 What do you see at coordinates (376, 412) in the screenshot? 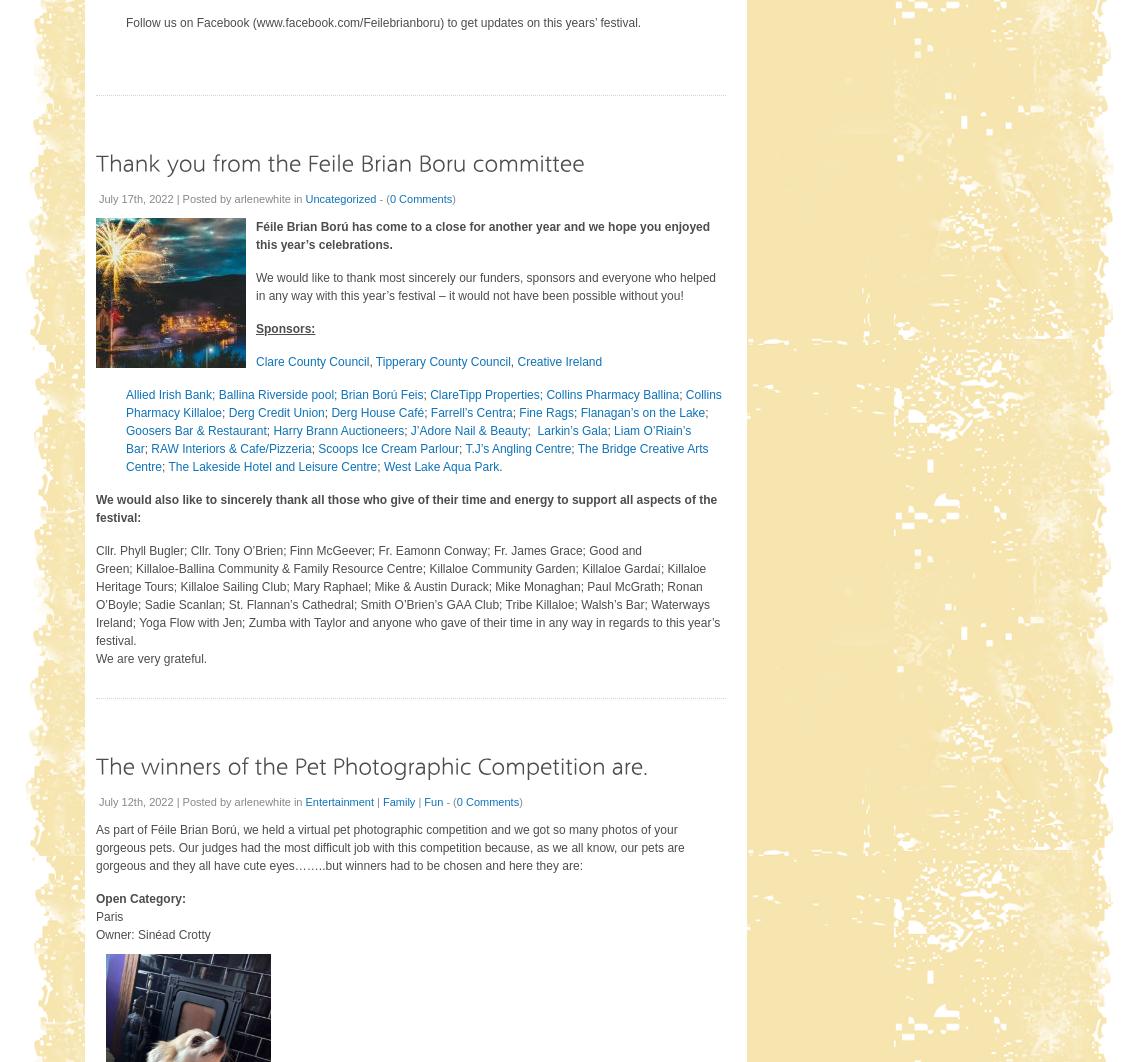
I see `'Derg House Café'` at bounding box center [376, 412].